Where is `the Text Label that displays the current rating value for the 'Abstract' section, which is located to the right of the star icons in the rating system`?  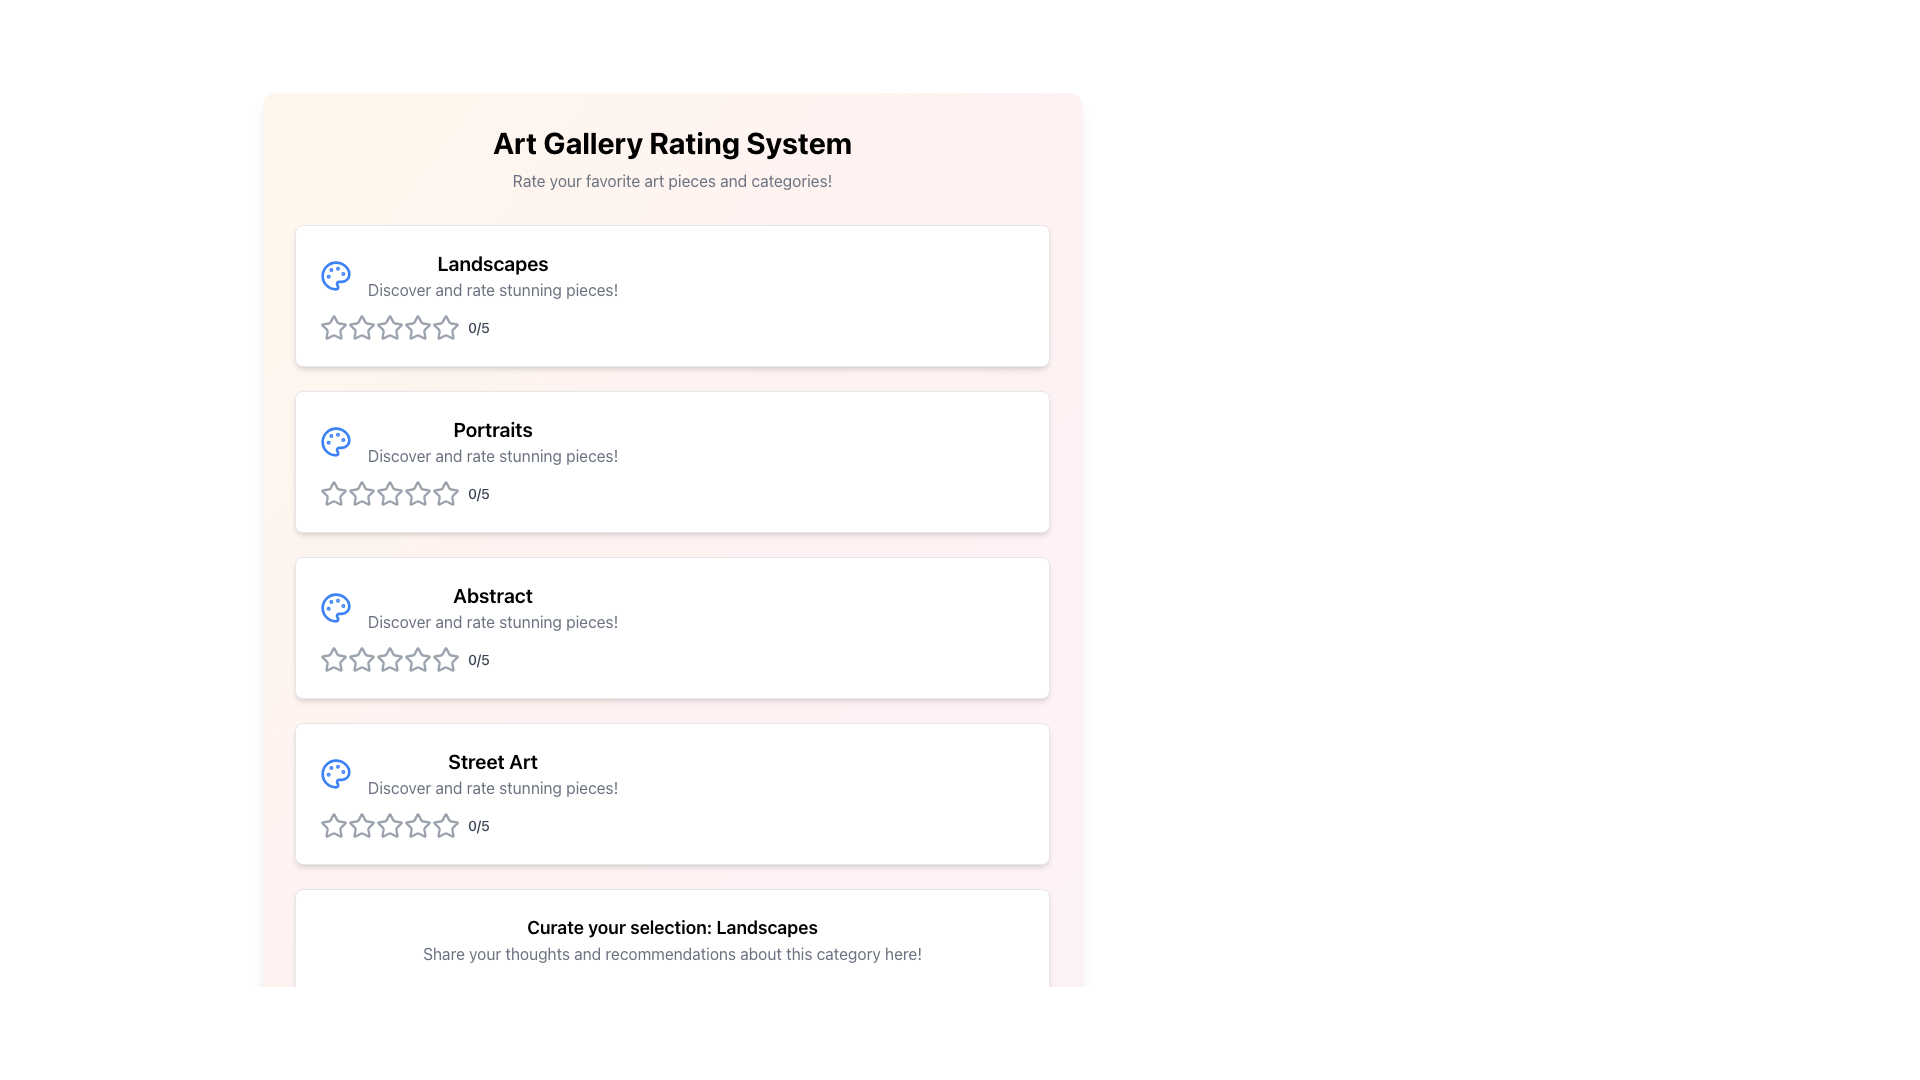
the Text Label that displays the current rating value for the 'Abstract' section, which is located to the right of the star icons in the rating system is located at coordinates (478, 659).